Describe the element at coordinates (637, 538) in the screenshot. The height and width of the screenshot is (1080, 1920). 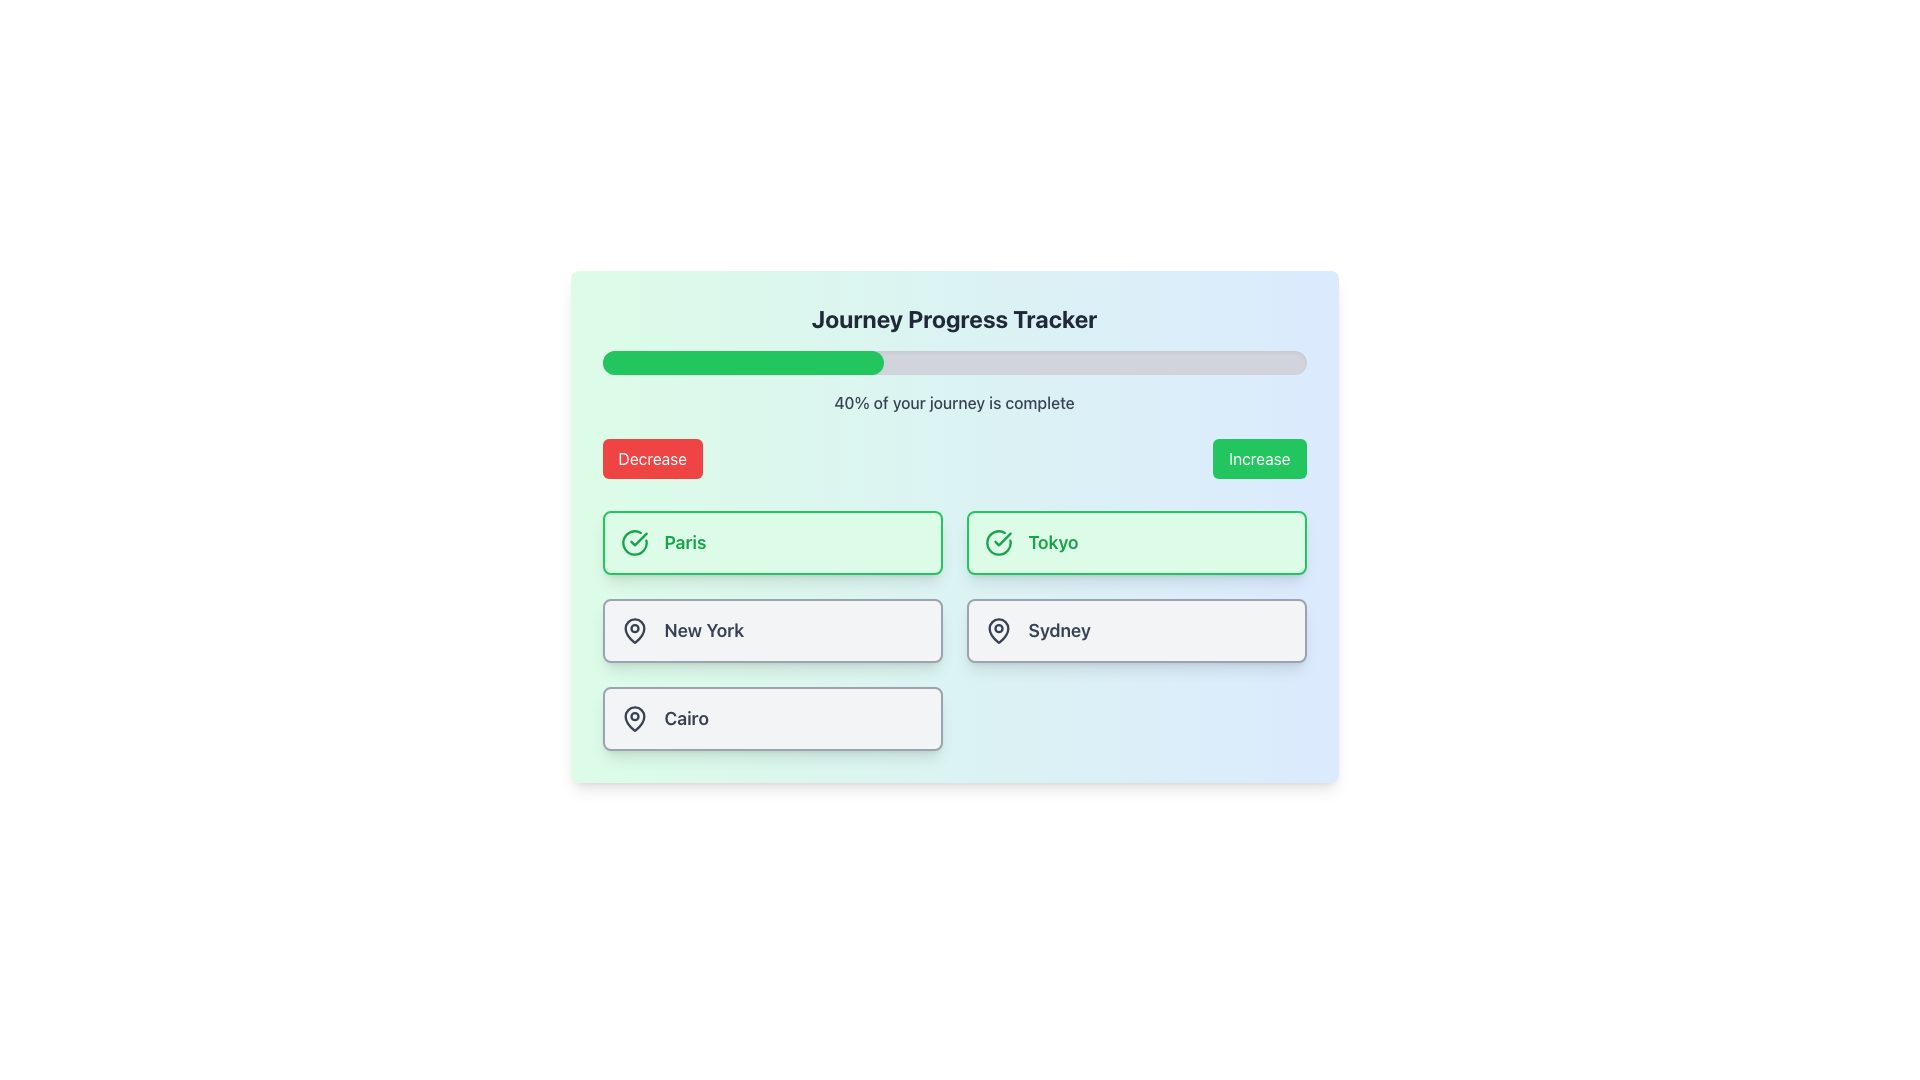
I see `the check mark icon represented by a green tick inside a circular outline located within the 'Tokyo' button` at that location.